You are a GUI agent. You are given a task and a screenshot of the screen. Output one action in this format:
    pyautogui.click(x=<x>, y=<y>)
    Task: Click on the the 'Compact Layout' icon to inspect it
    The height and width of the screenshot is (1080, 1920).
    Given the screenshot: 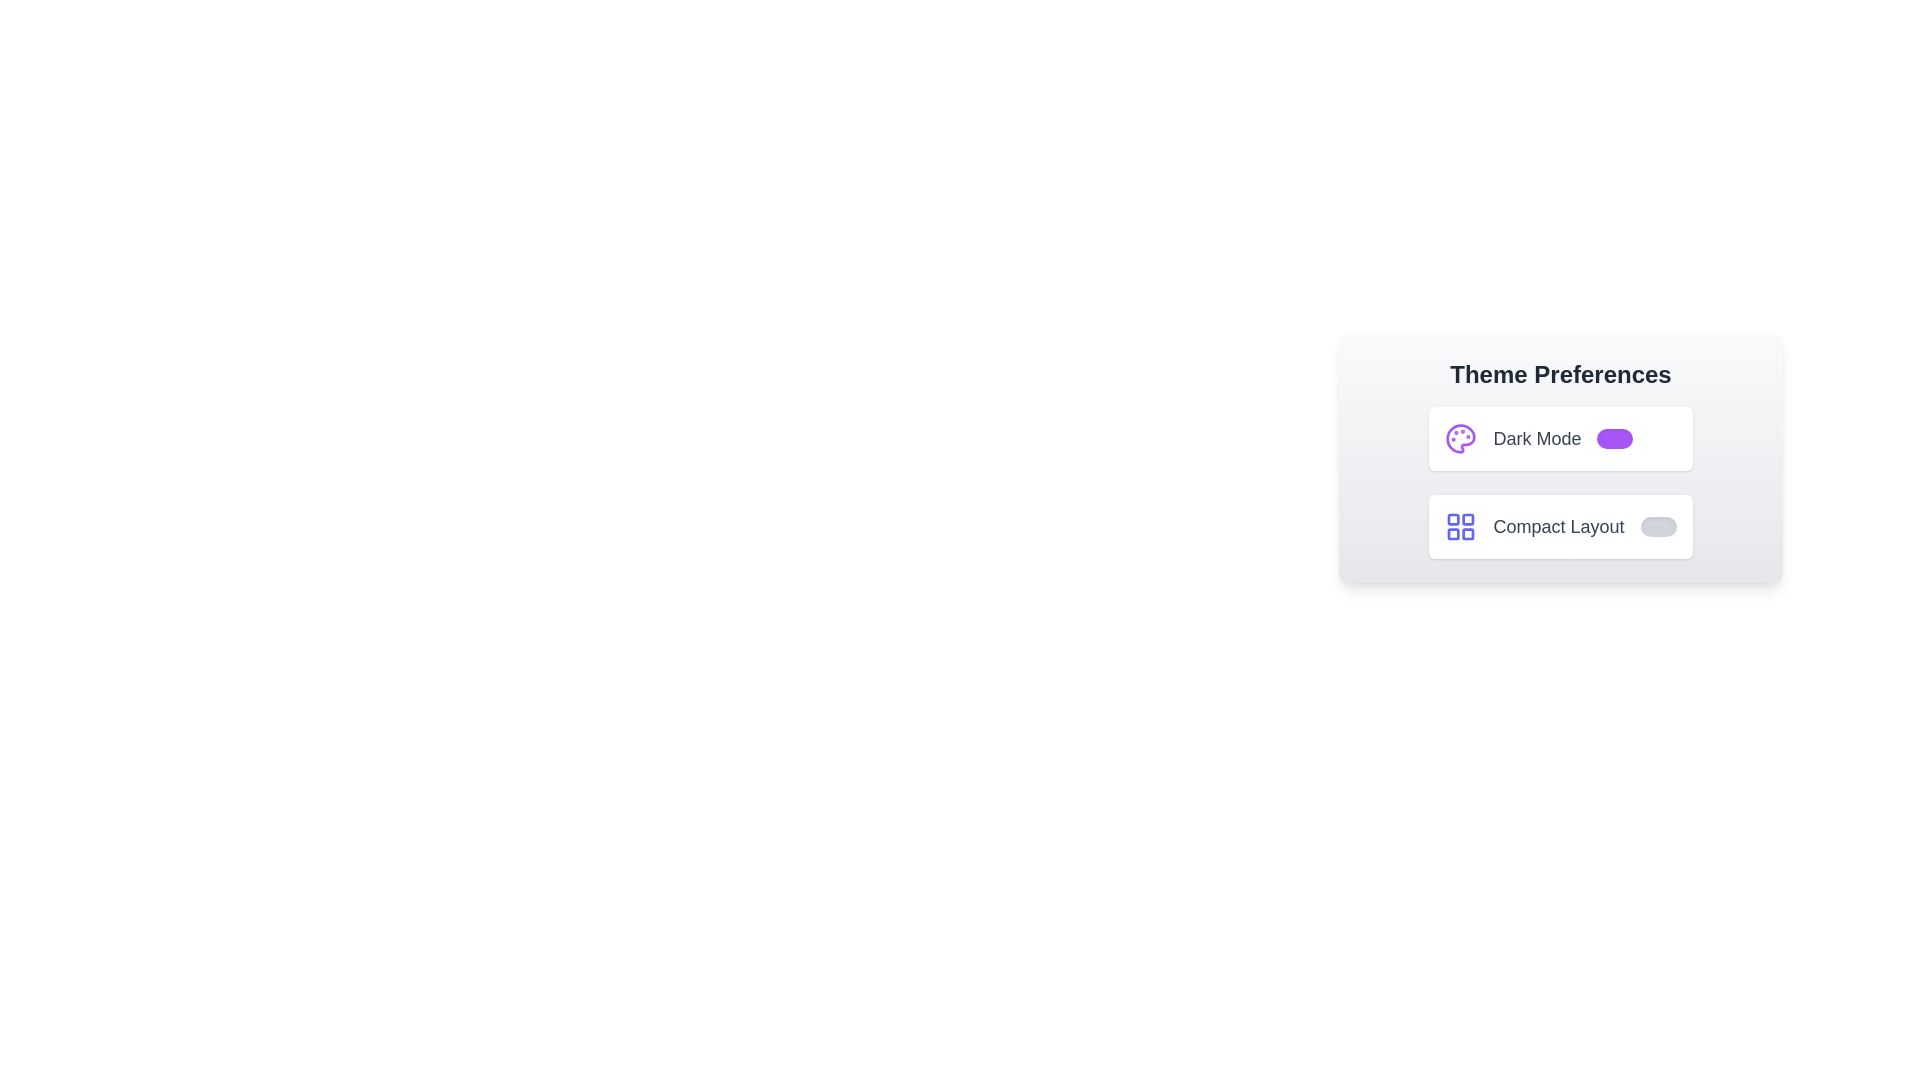 What is the action you would take?
    pyautogui.click(x=1460, y=526)
    